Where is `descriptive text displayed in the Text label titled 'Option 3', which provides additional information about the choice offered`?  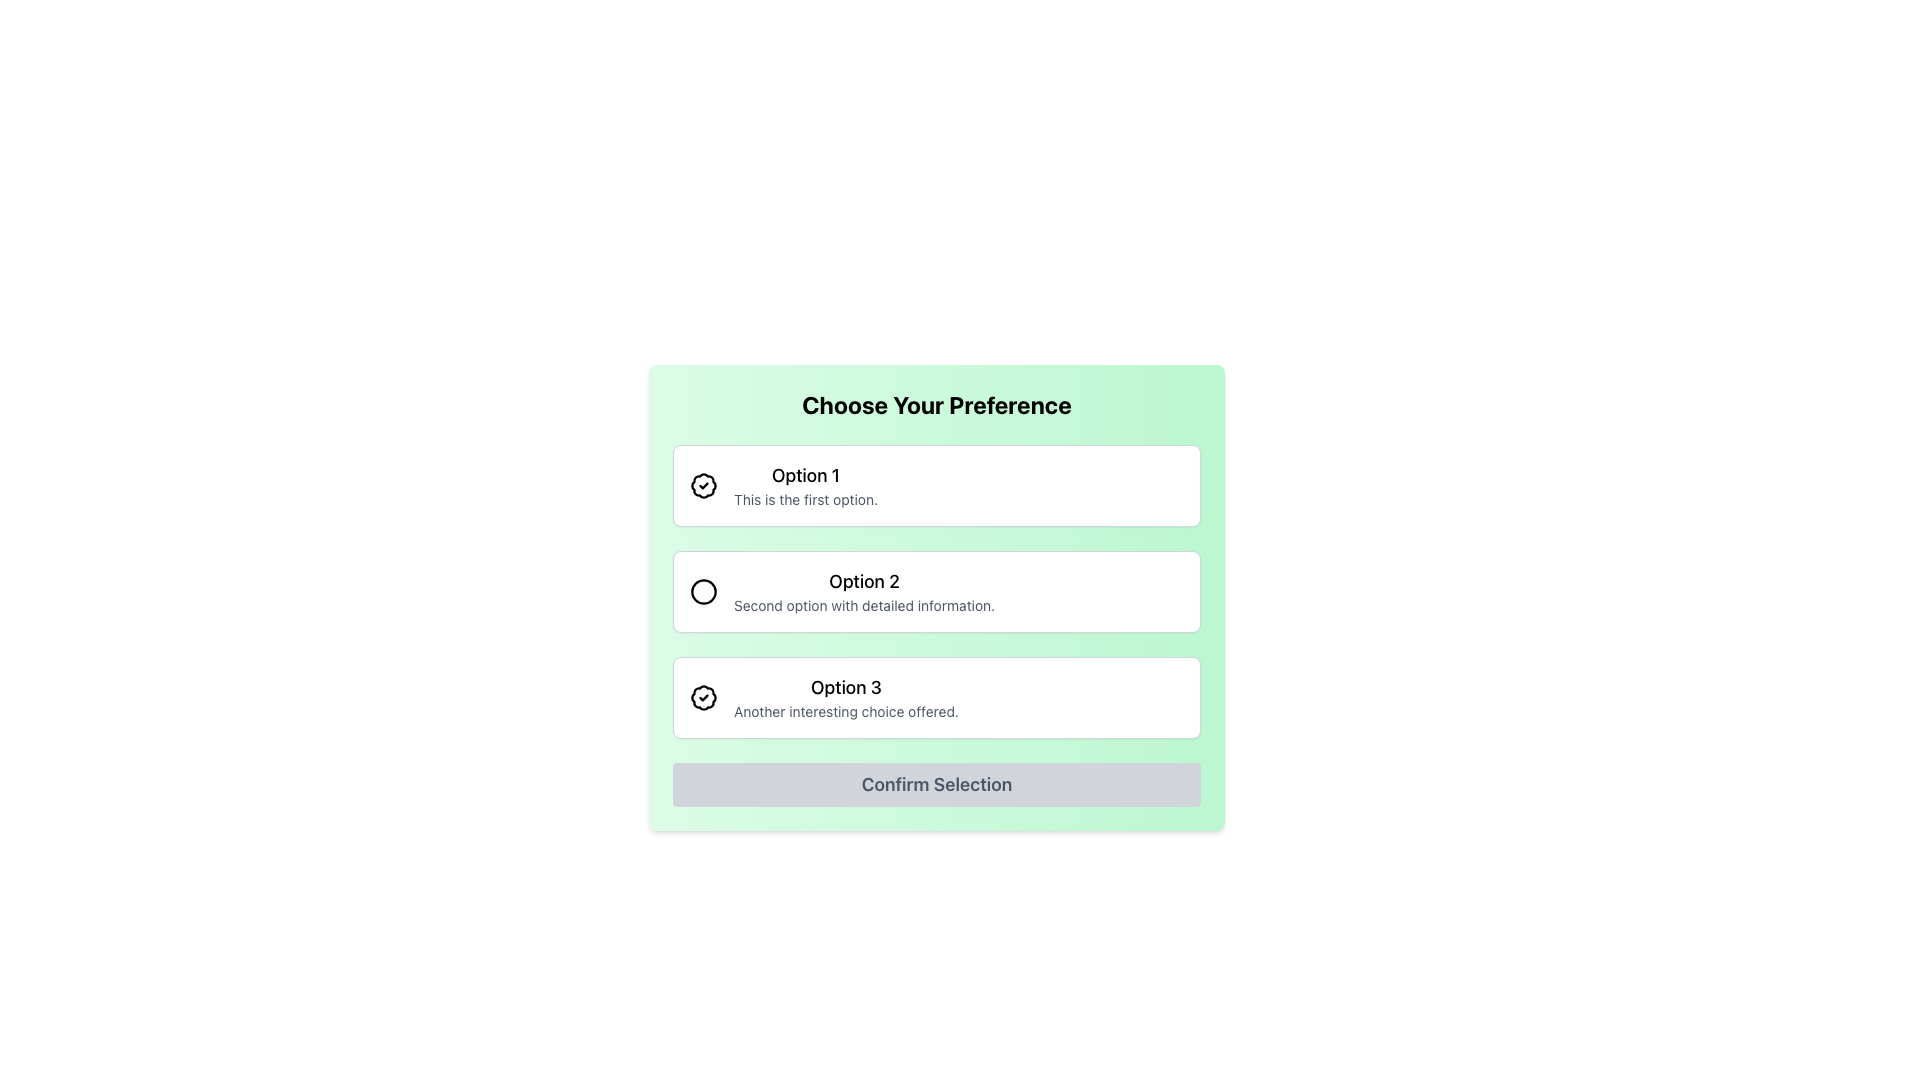 descriptive text displayed in the Text label titled 'Option 3', which provides additional information about the choice offered is located at coordinates (846, 697).